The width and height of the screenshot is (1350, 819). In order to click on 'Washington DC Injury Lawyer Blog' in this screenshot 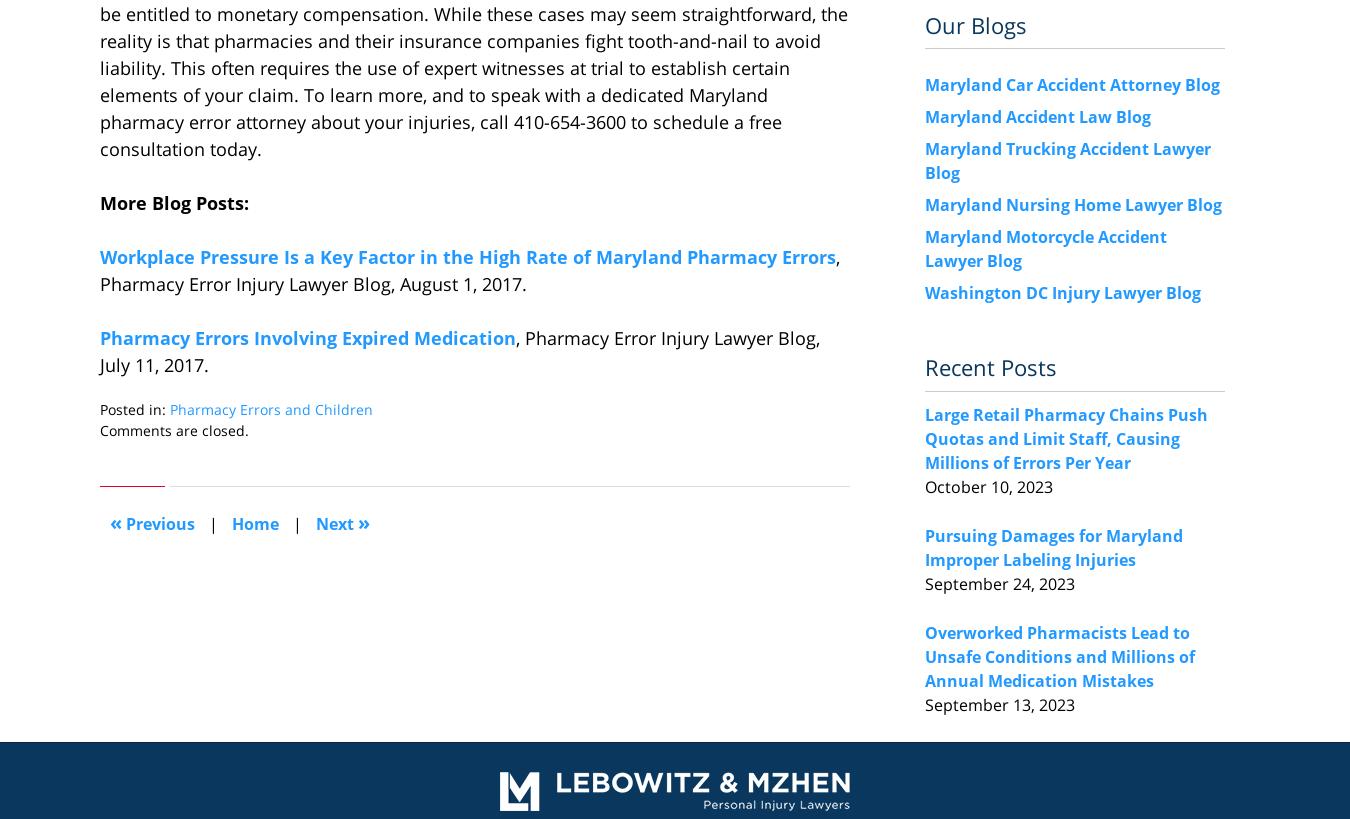, I will do `click(1062, 292)`.